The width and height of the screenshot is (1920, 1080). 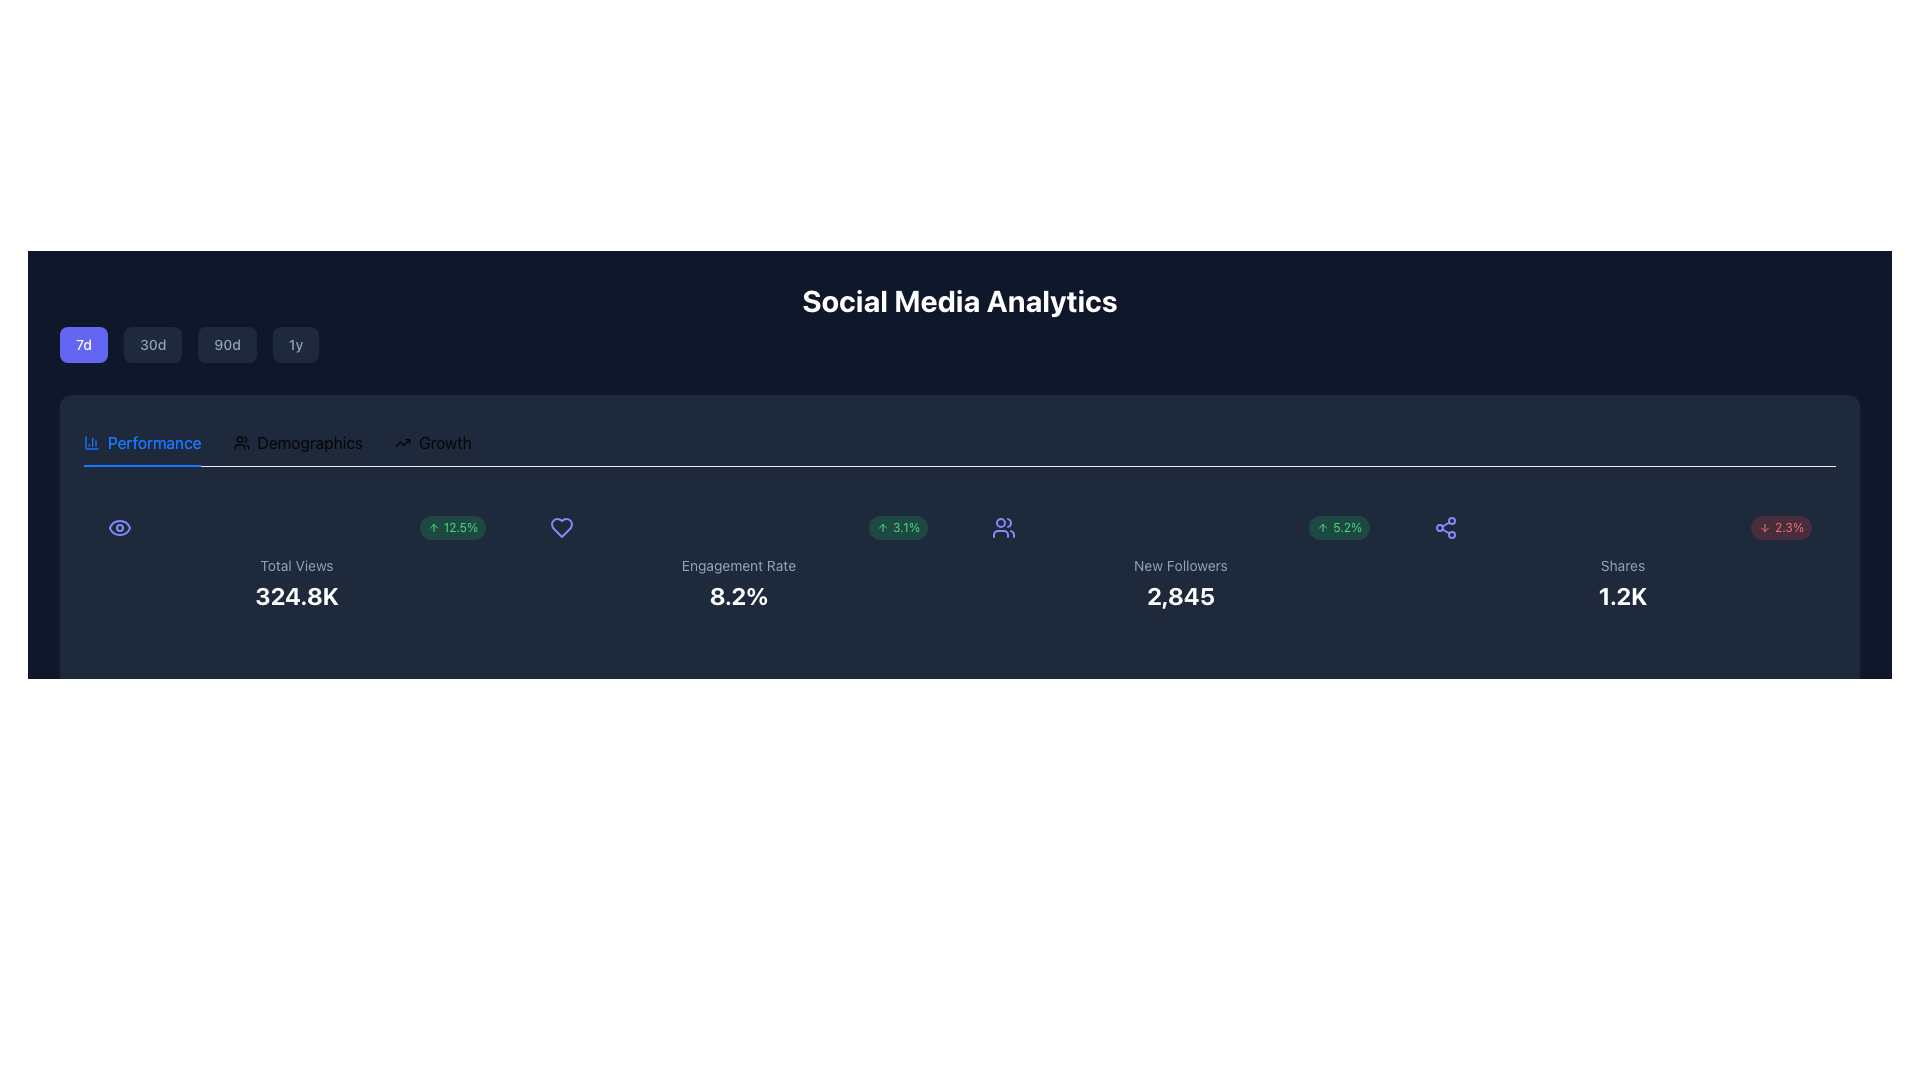 What do you see at coordinates (432, 527) in the screenshot?
I see `the Arrow icon indicating an upward trend, positioned to the left of the '12.5%' badge in the 'Performance' section of the dashboard` at bounding box center [432, 527].